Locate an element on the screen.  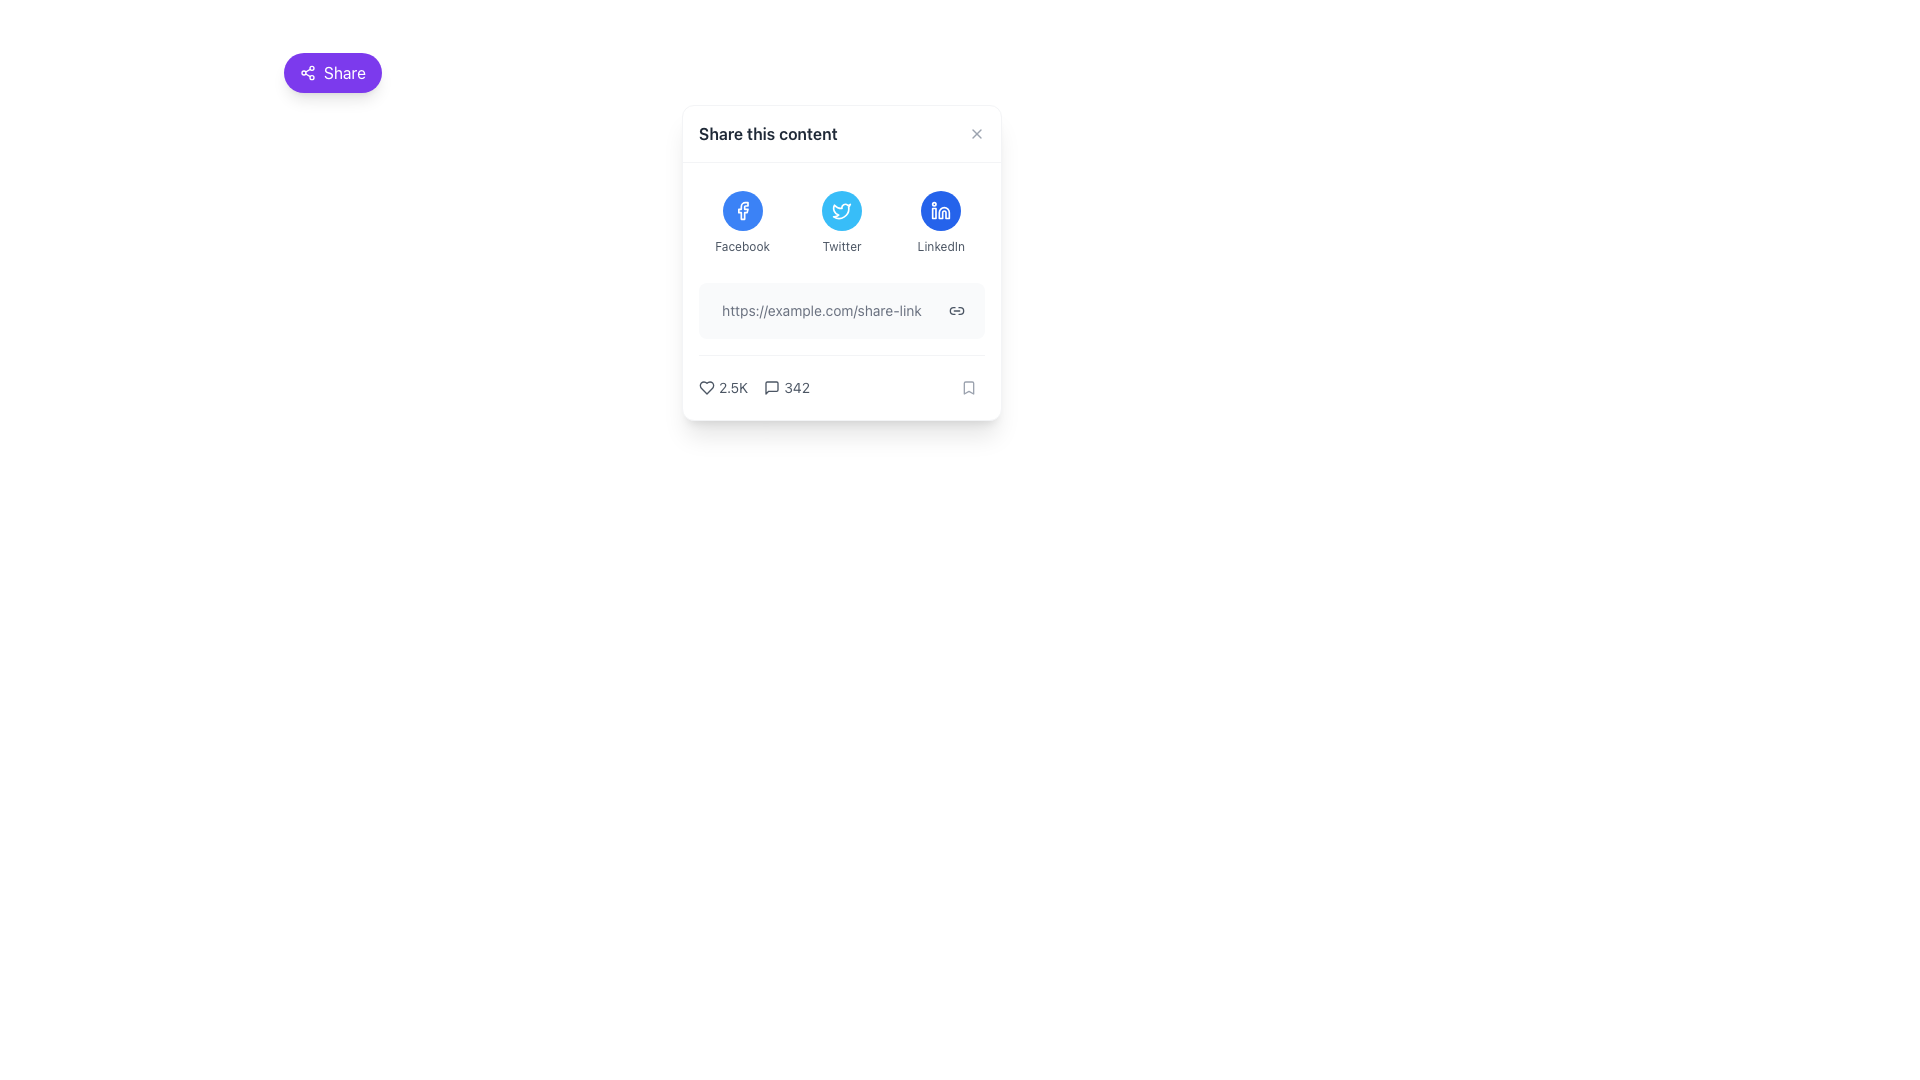
the bookmark icon located at the bottom-right corner of the card component, which is used for saving or bookmarking the content is located at coordinates (969, 388).